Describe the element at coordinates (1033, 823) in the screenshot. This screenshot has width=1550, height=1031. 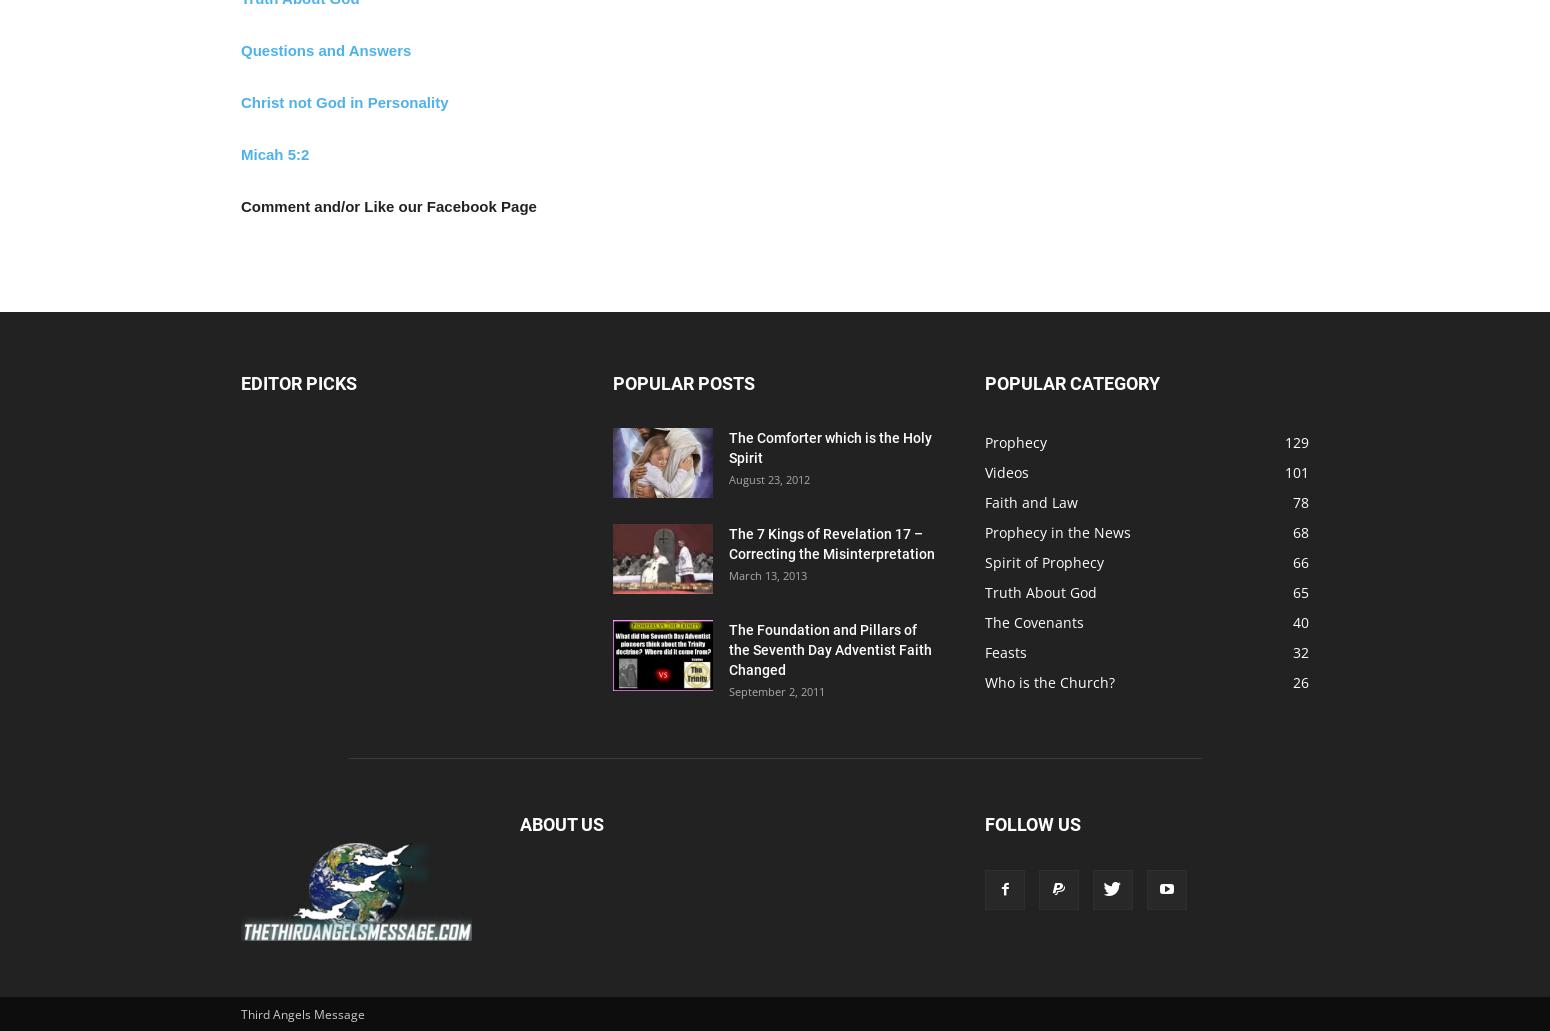
I see `'FOLLOW US'` at that location.